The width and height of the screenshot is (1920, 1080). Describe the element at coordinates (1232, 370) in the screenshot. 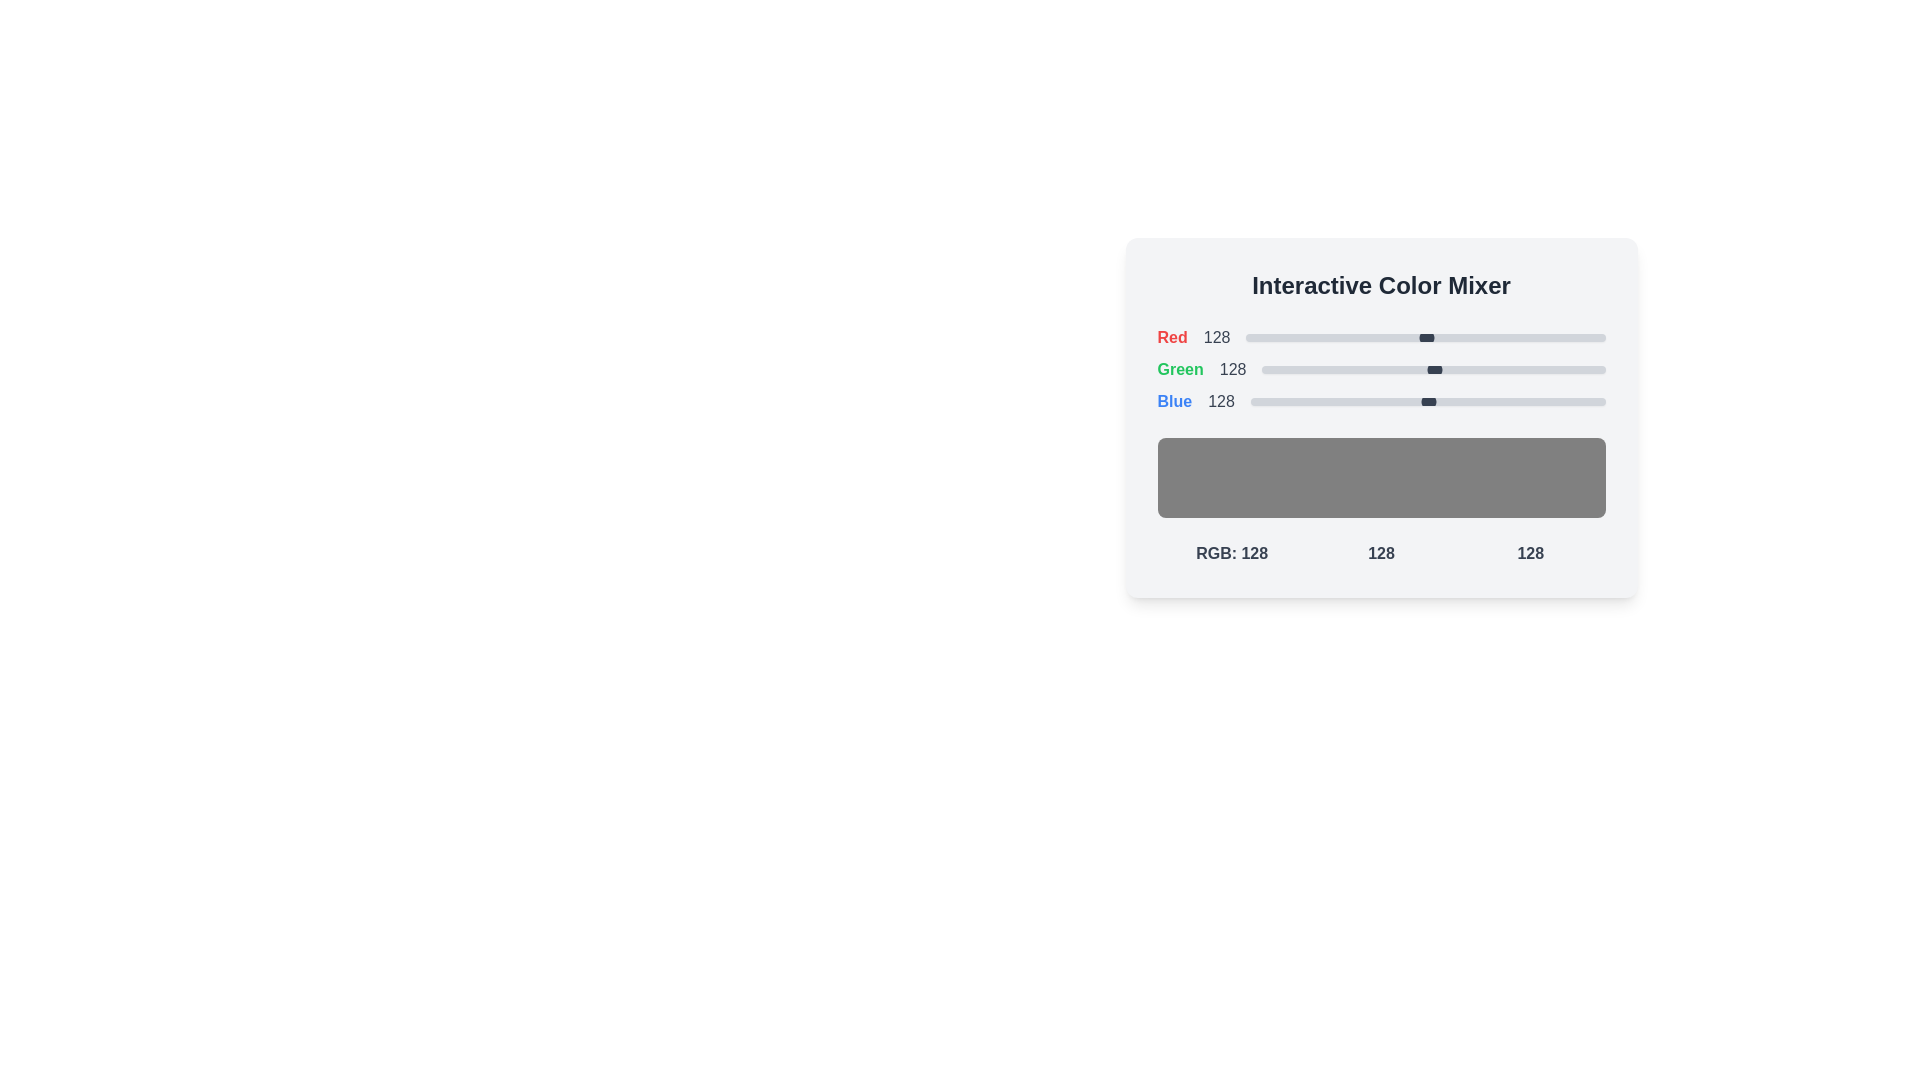

I see `current numeric value displayed in the text label that shows the green color component in the interactive color mixer, located directly to the right of the 'Green' label` at that location.